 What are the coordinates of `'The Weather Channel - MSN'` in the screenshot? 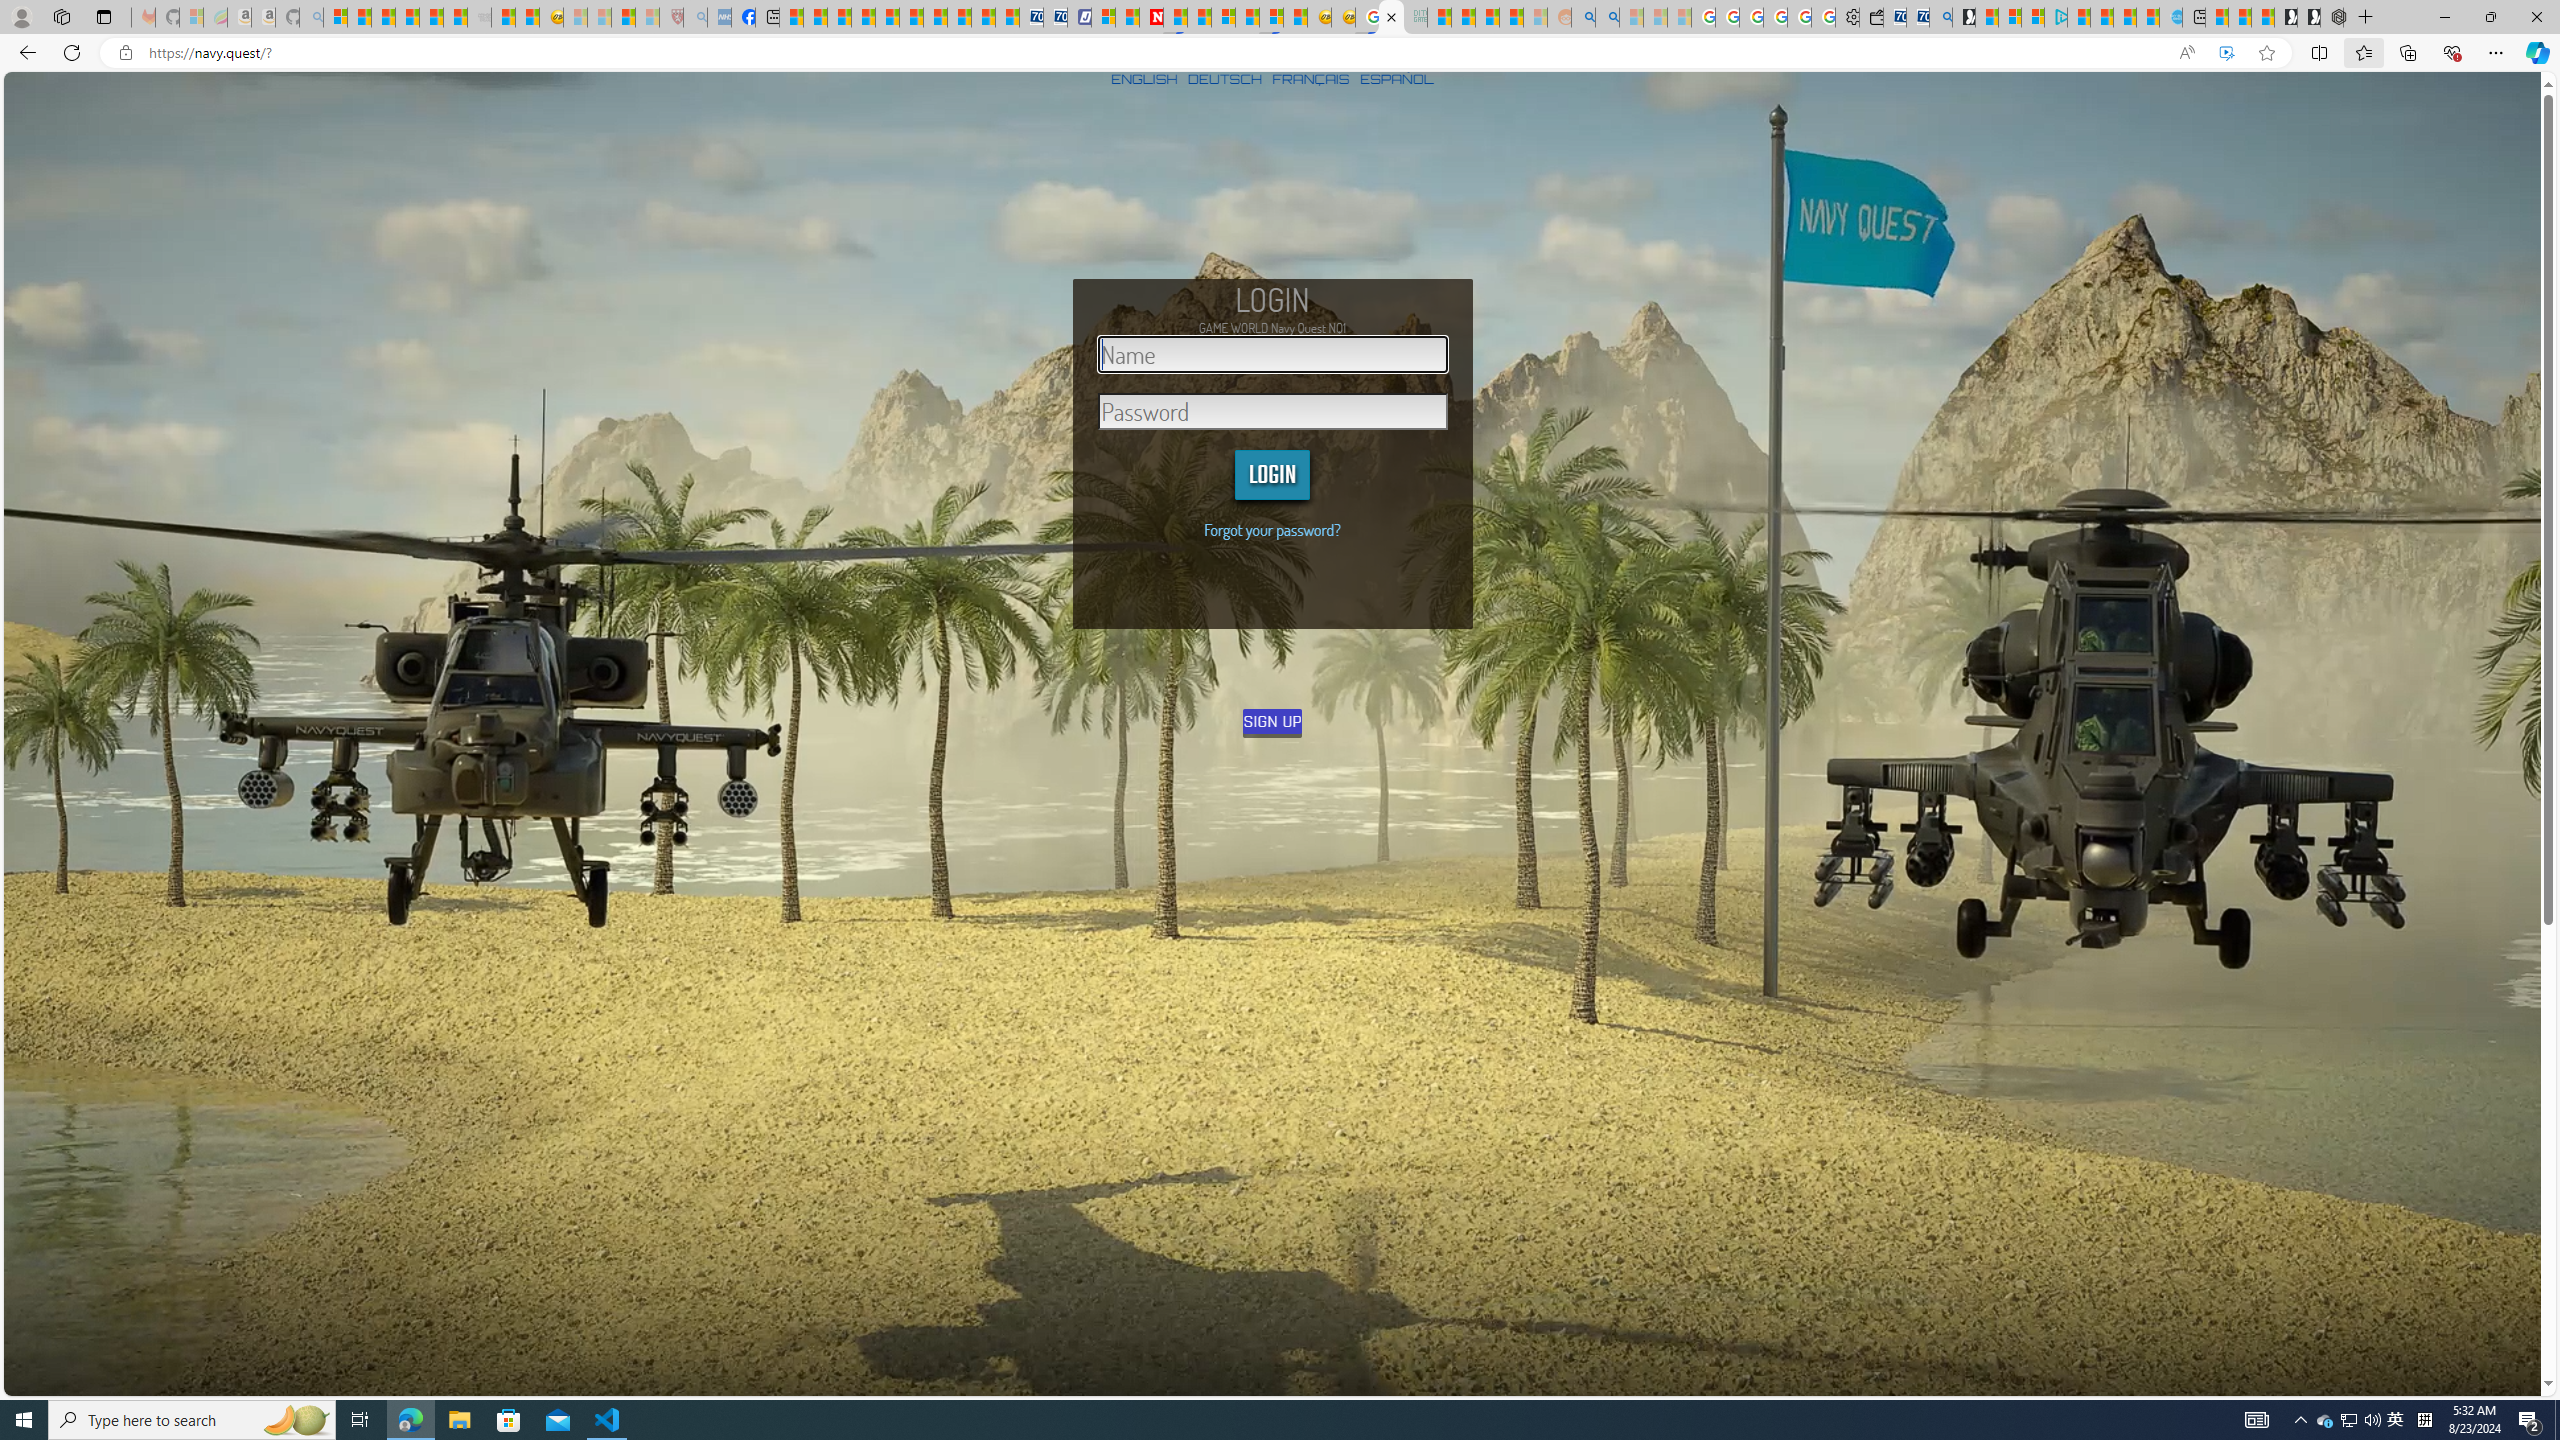 It's located at (383, 16).